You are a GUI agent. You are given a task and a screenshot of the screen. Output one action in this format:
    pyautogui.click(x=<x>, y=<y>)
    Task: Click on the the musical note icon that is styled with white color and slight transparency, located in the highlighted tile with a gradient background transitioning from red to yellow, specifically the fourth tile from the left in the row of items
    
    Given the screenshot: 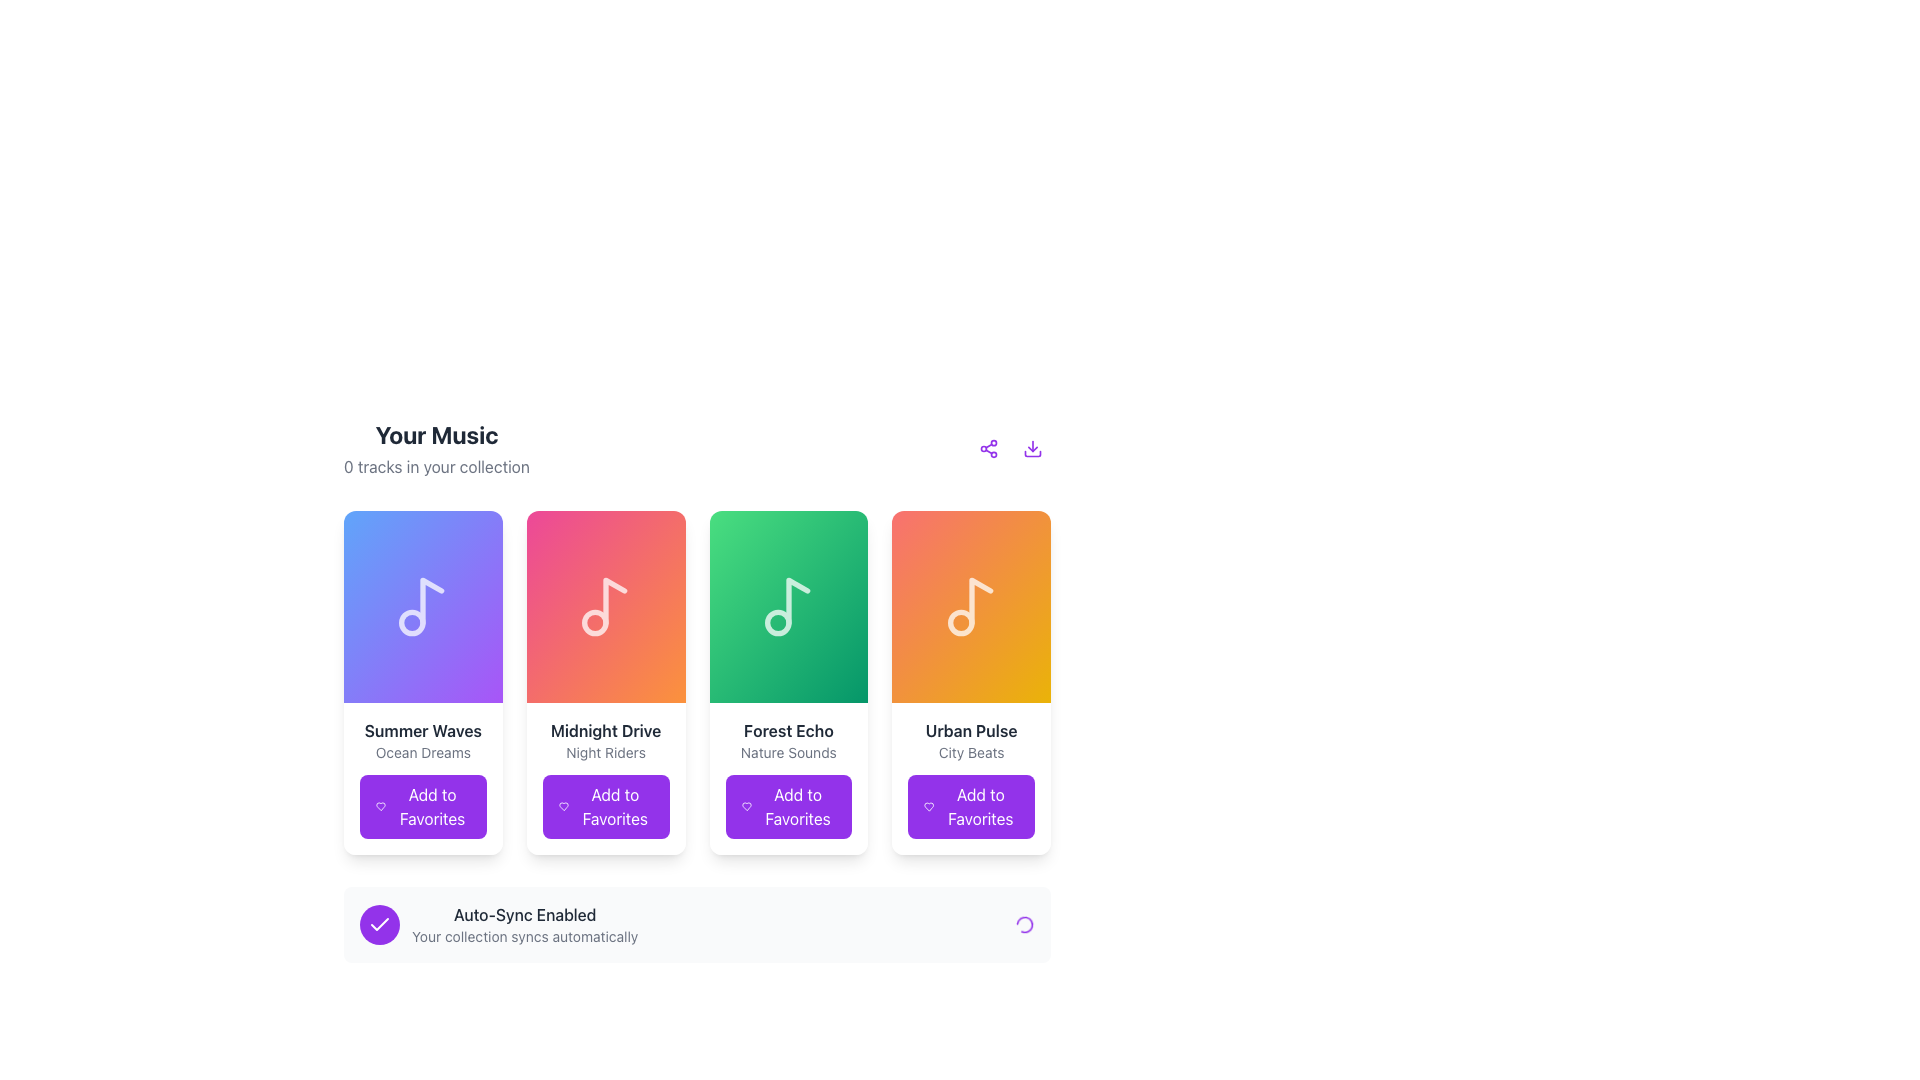 What is the action you would take?
    pyautogui.click(x=971, y=605)
    